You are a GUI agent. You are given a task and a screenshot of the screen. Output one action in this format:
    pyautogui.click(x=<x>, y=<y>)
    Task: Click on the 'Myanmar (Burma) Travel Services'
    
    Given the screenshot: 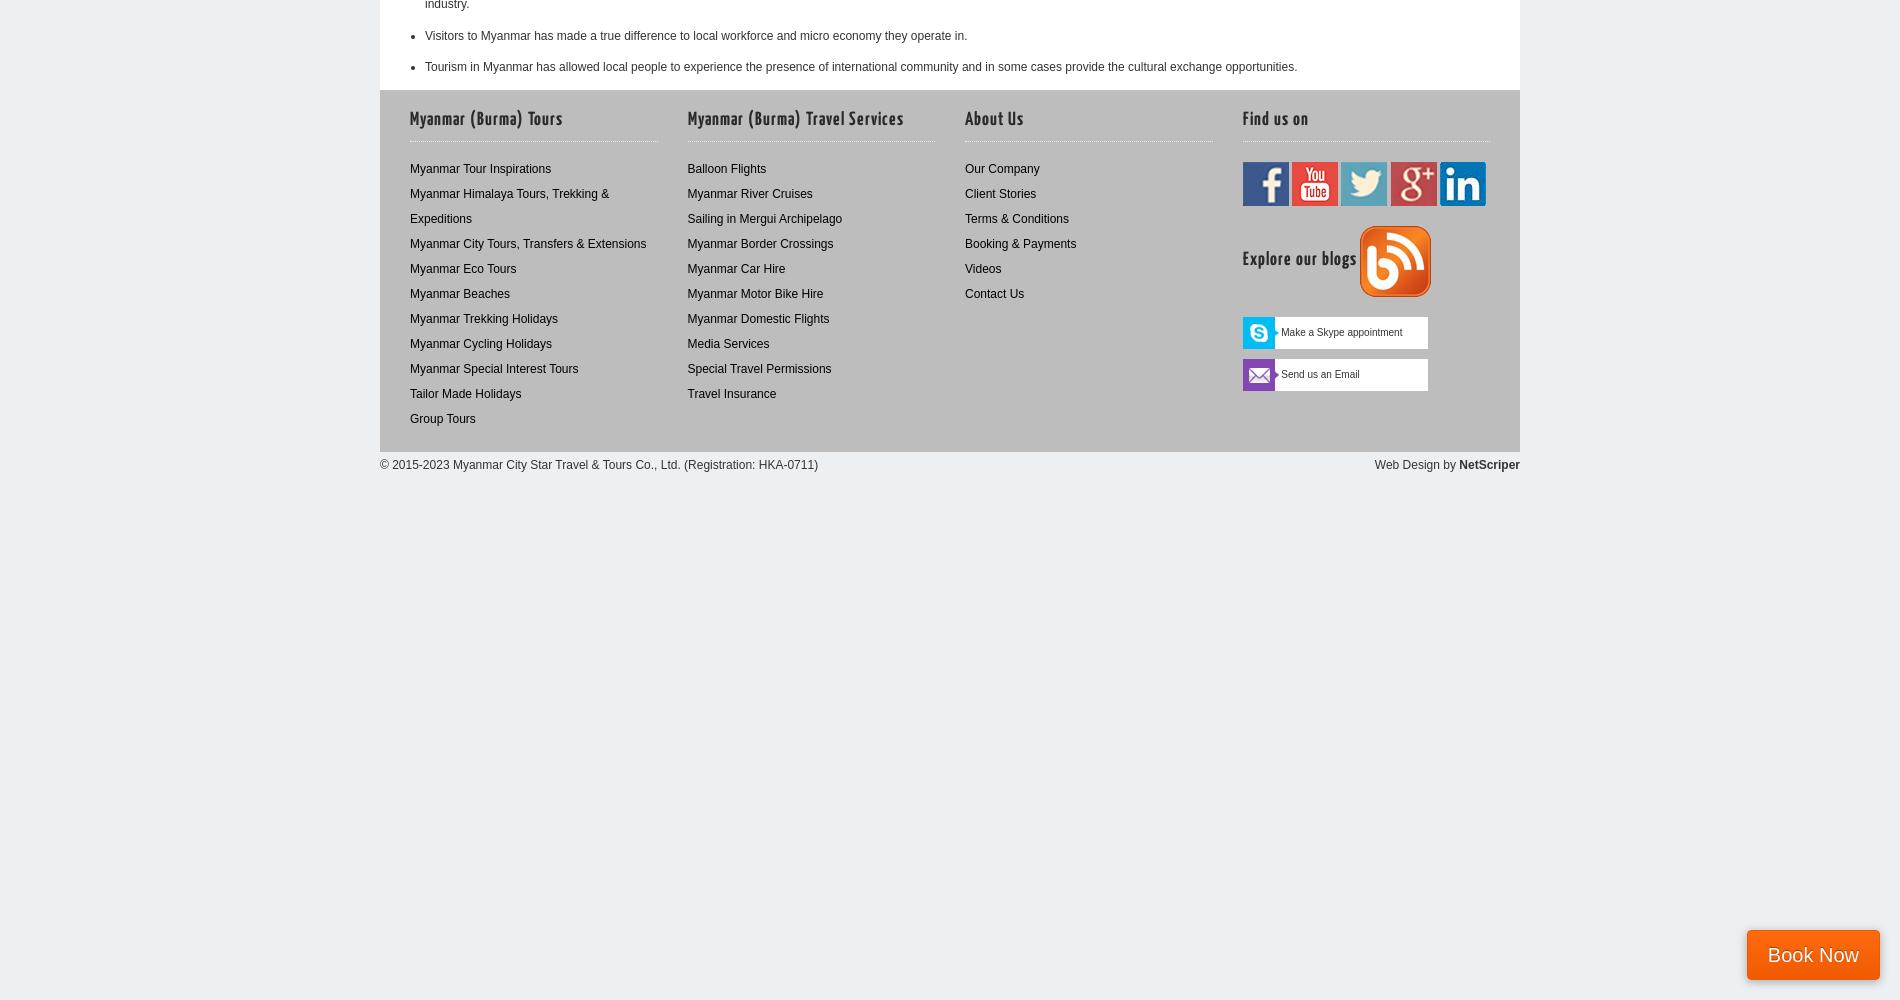 What is the action you would take?
    pyautogui.click(x=687, y=119)
    